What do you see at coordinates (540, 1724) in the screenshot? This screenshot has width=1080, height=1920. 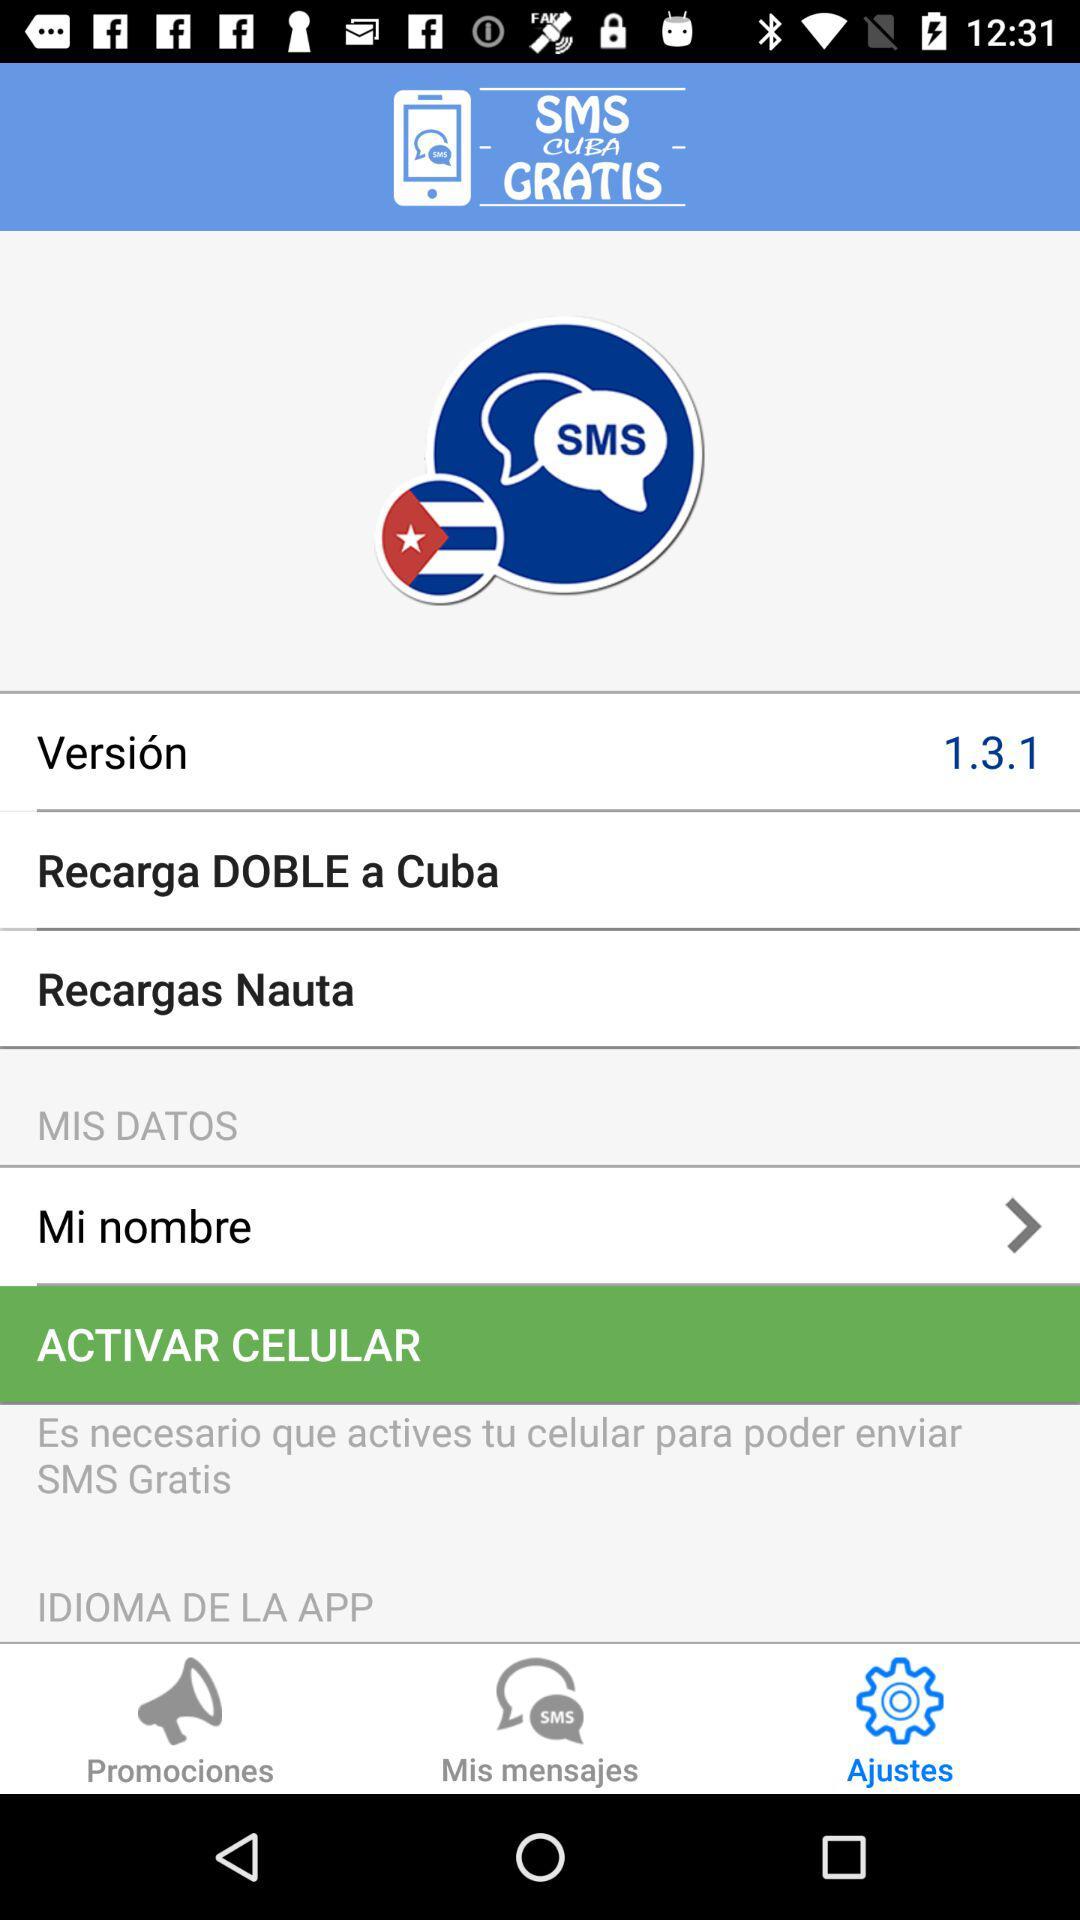 I see `the icon below idioma de la app` at bounding box center [540, 1724].